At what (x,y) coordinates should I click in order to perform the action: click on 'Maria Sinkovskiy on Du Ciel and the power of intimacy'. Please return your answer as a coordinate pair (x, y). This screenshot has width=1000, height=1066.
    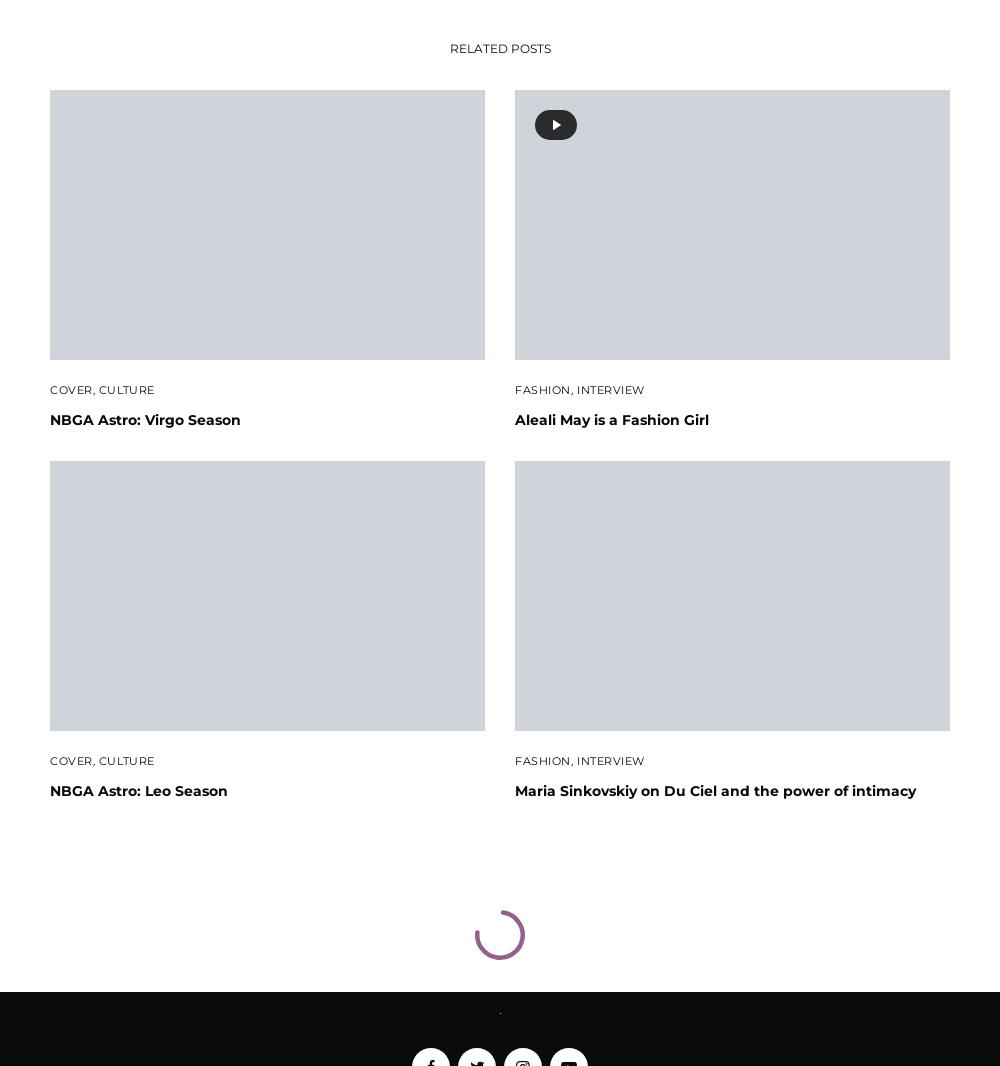
    Looking at the image, I should click on (714, 789).